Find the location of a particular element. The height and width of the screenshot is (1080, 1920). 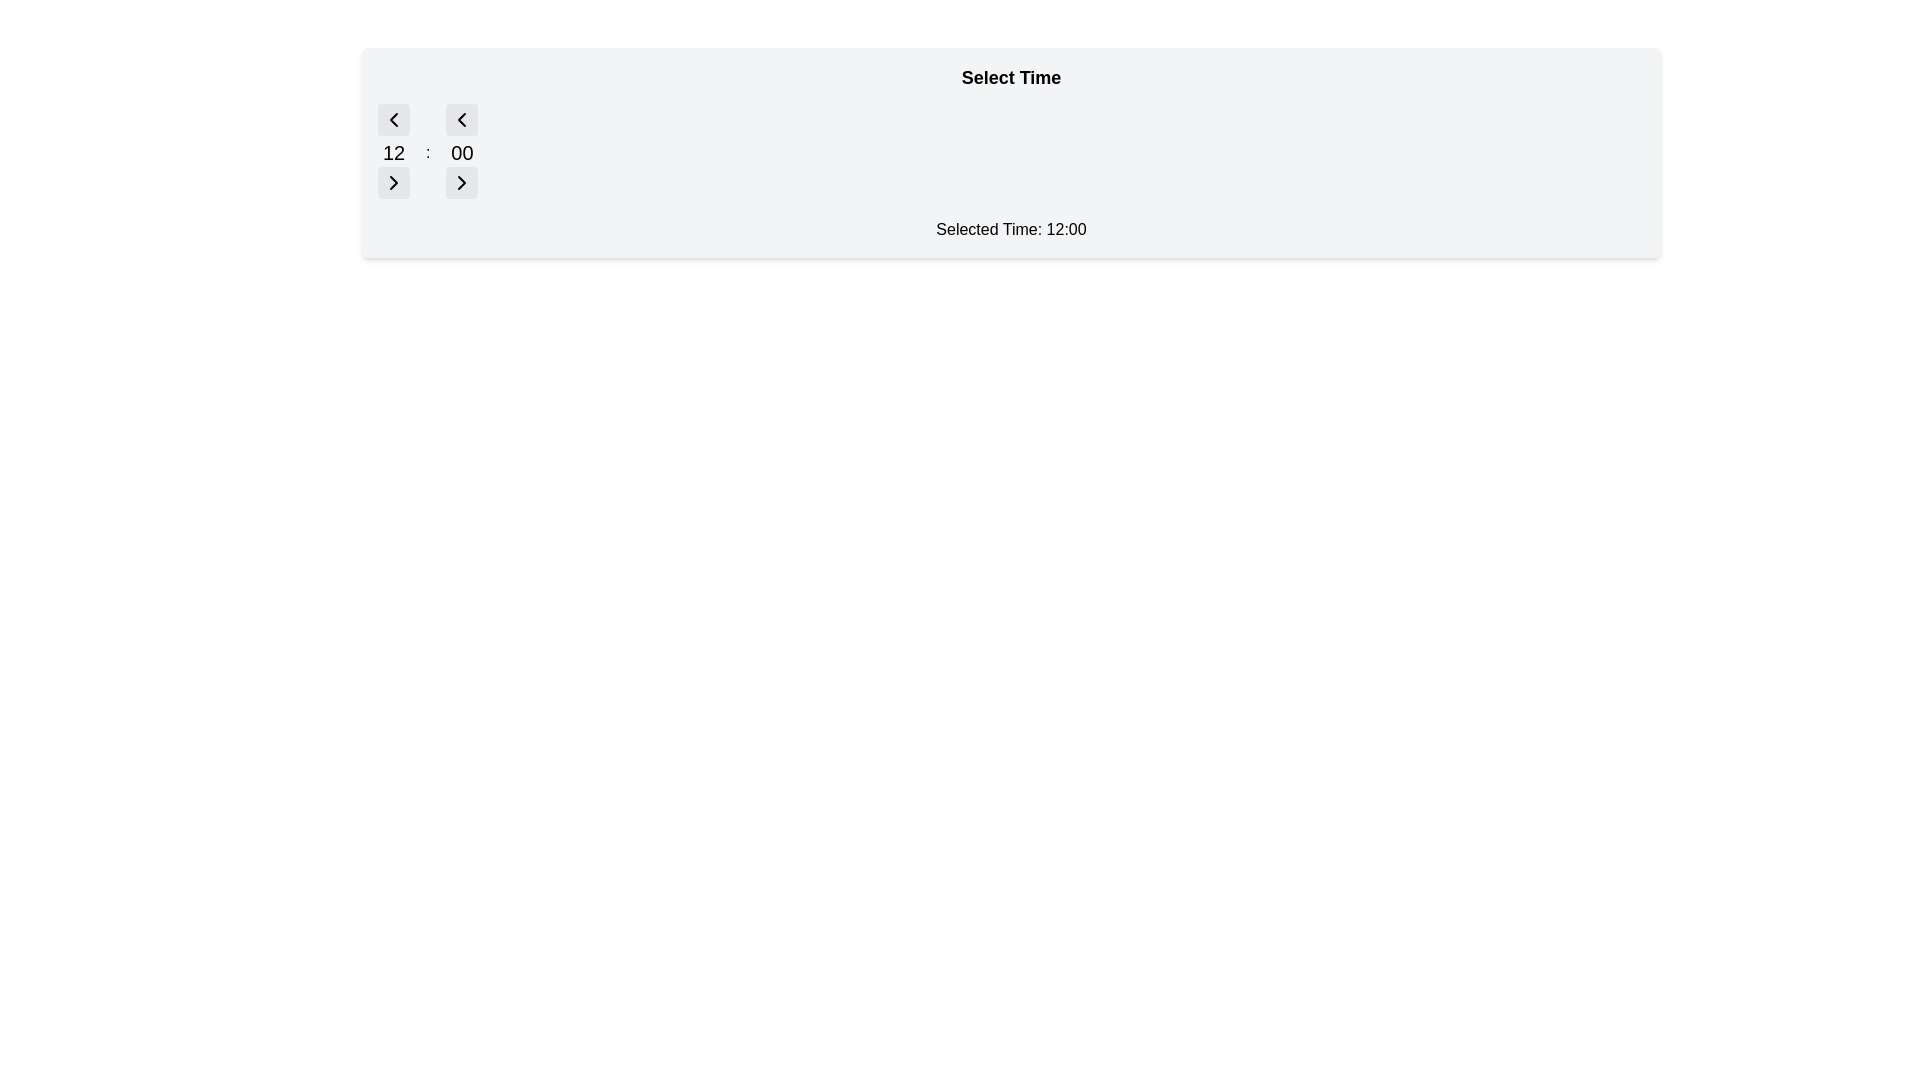

the left-pointing chevron arrow icon located in the top-left corner of the time selection interface to initiate a backward navigation is located at coordinates (461, 119).